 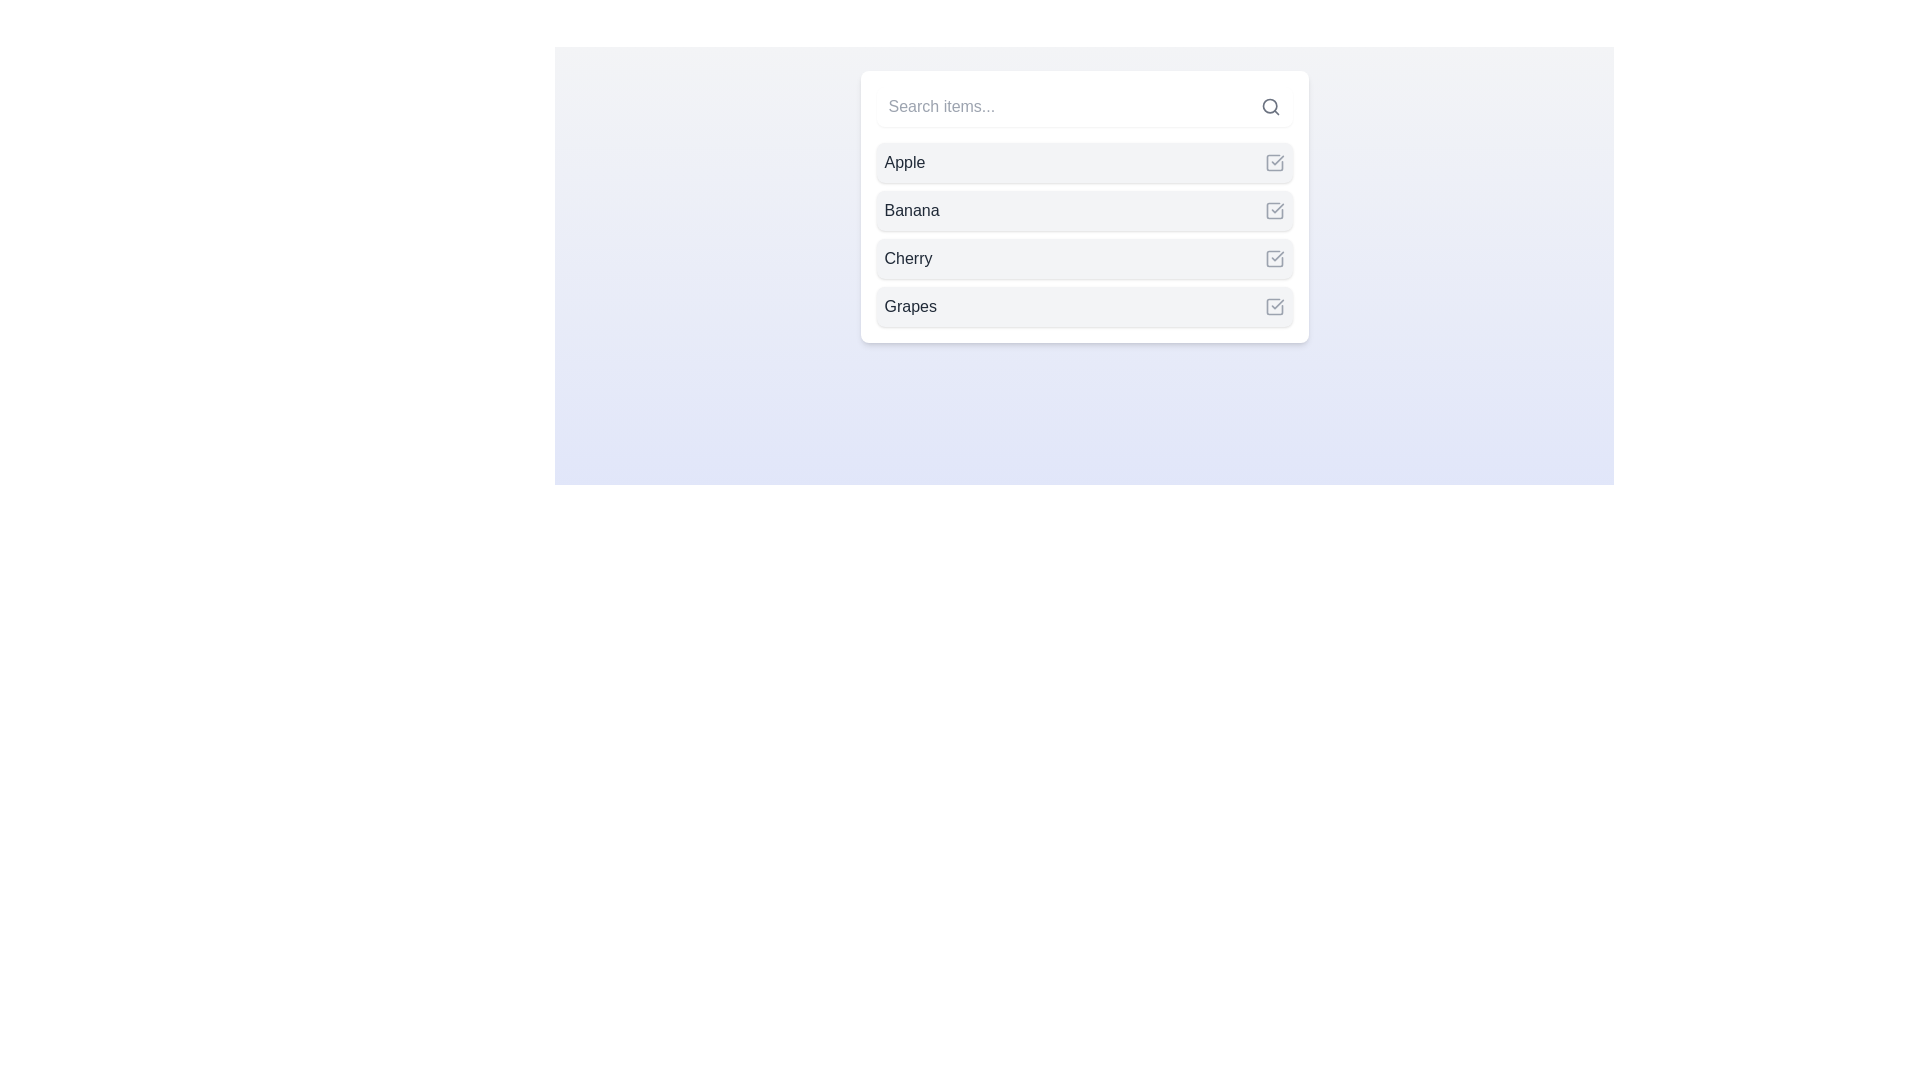 I want to click on the 'Cherry' selectable list item, so click(x=1083, y=257).